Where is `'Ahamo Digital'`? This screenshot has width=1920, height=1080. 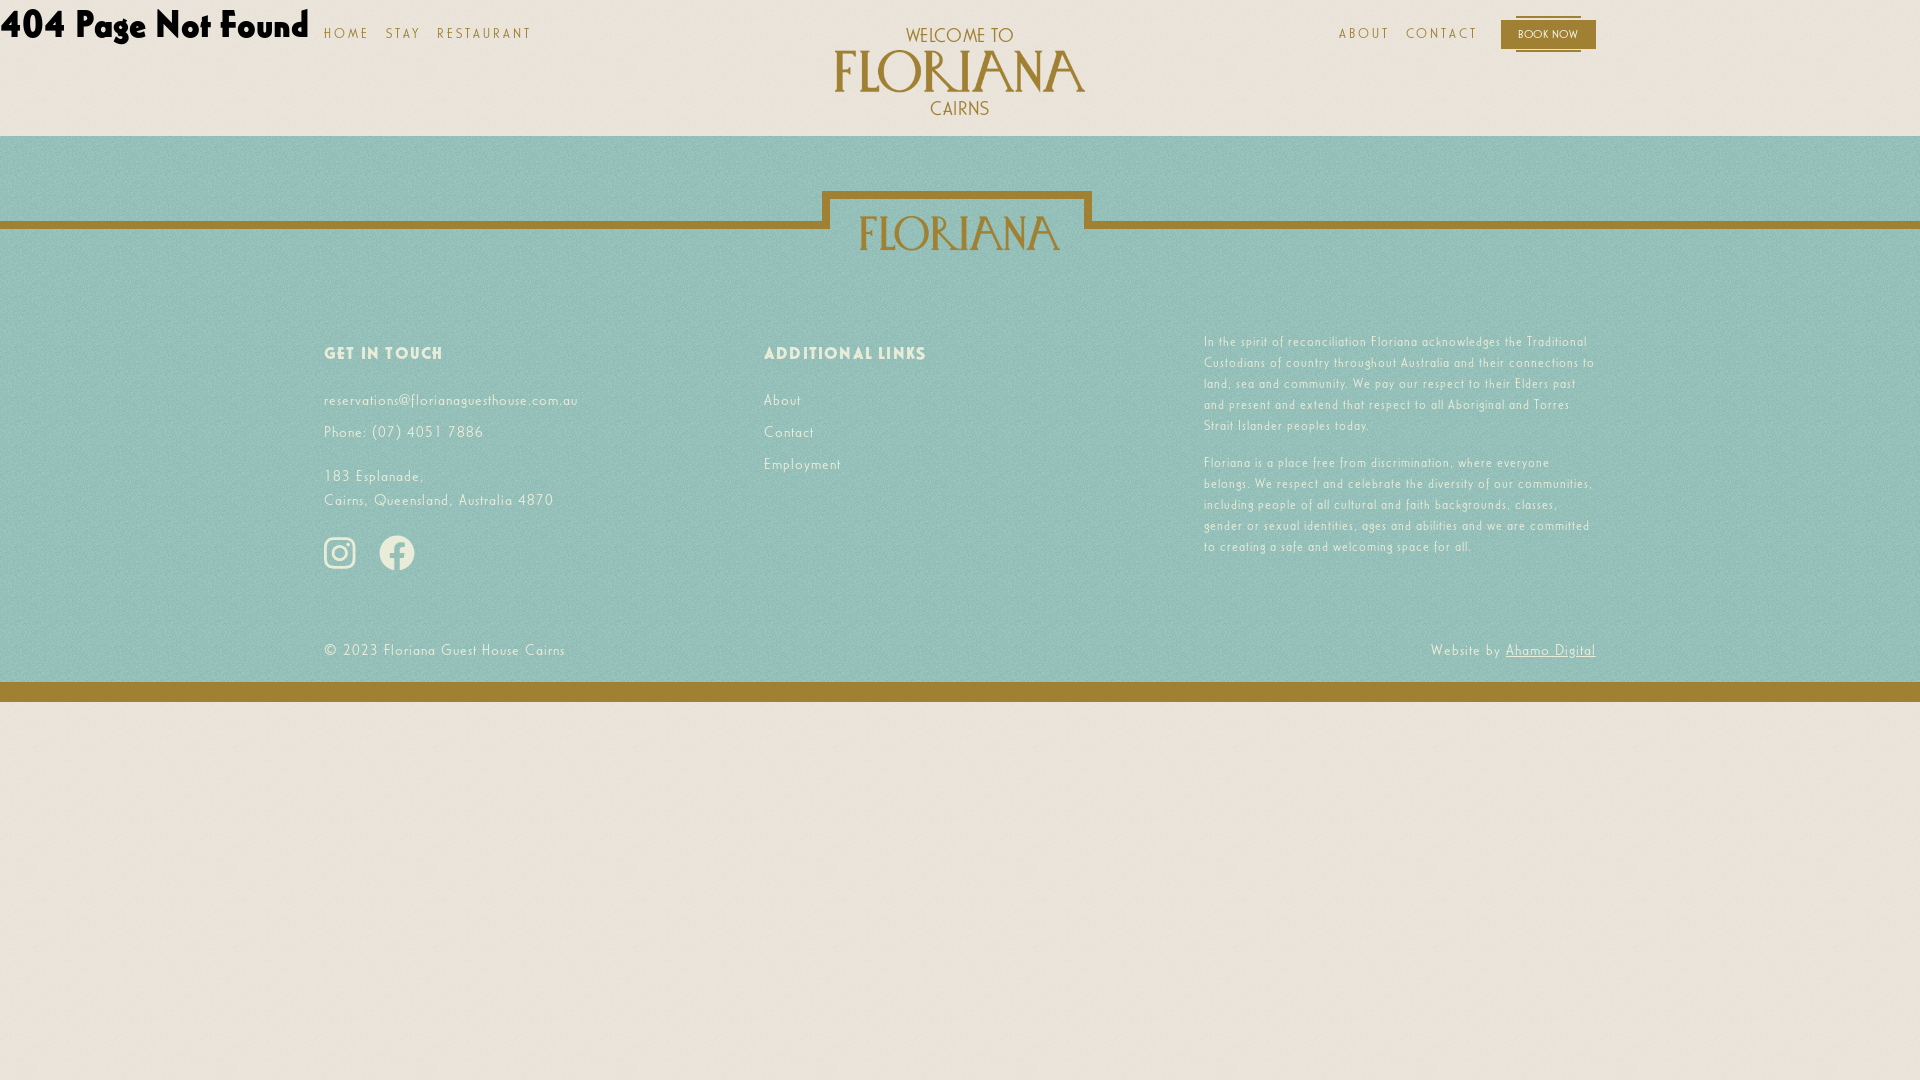
'Ahamo Digital' is located at coordinates (1549, 649).